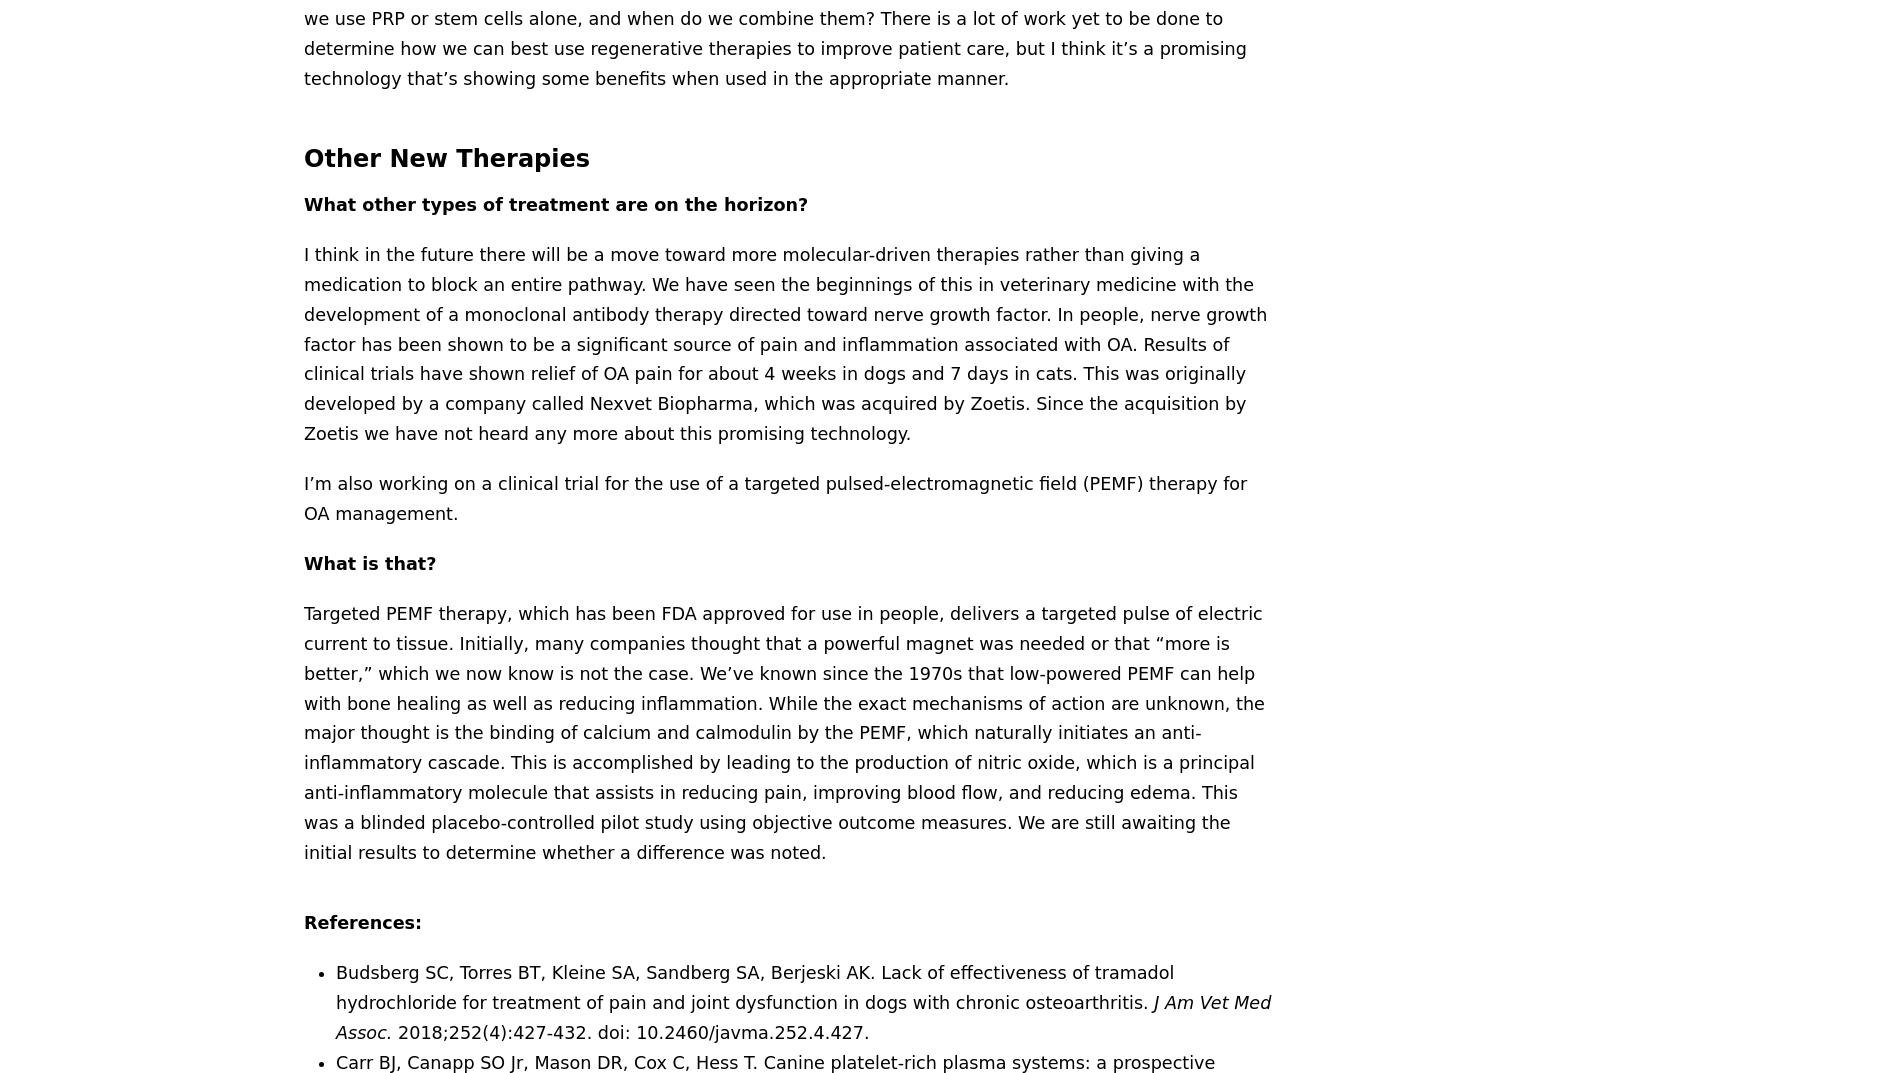  What do you see at coordinates (303, 563) in the screenshot?
I see `'What is that?'` at bounding box center [303, 563].